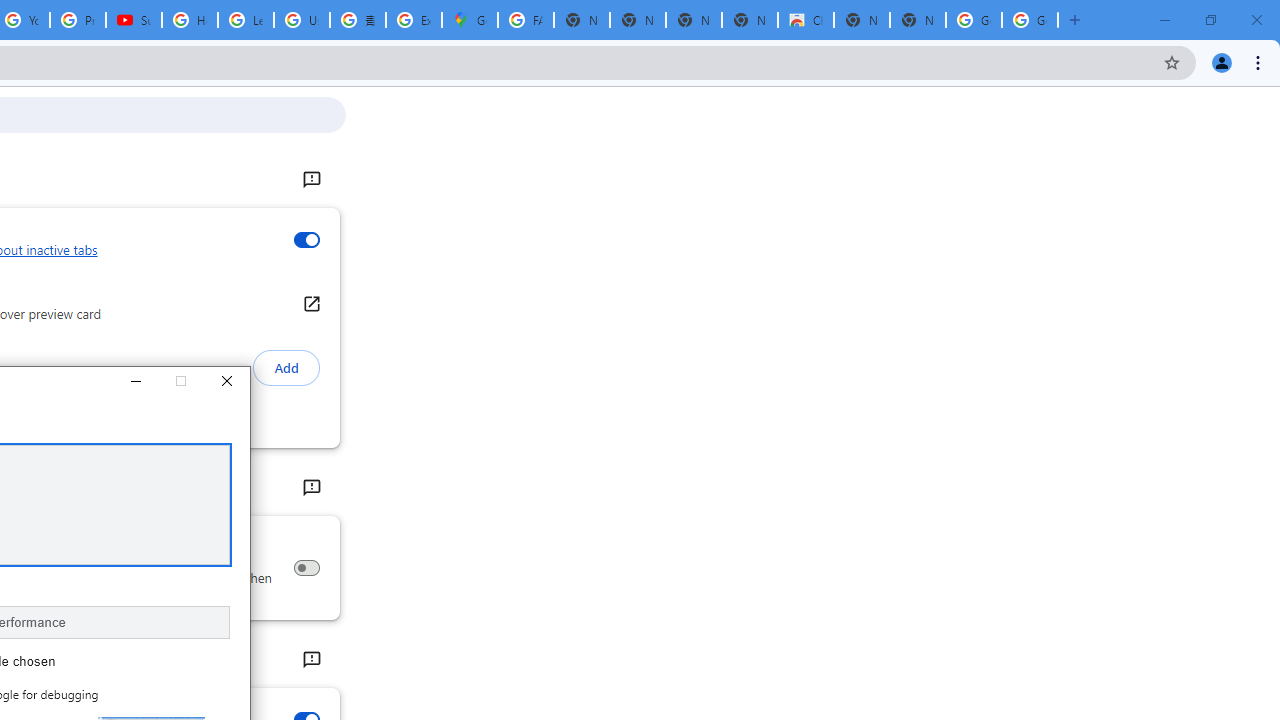 The image size is (1280, 720). I want to click on 'Google Maps', so click(468, 20).